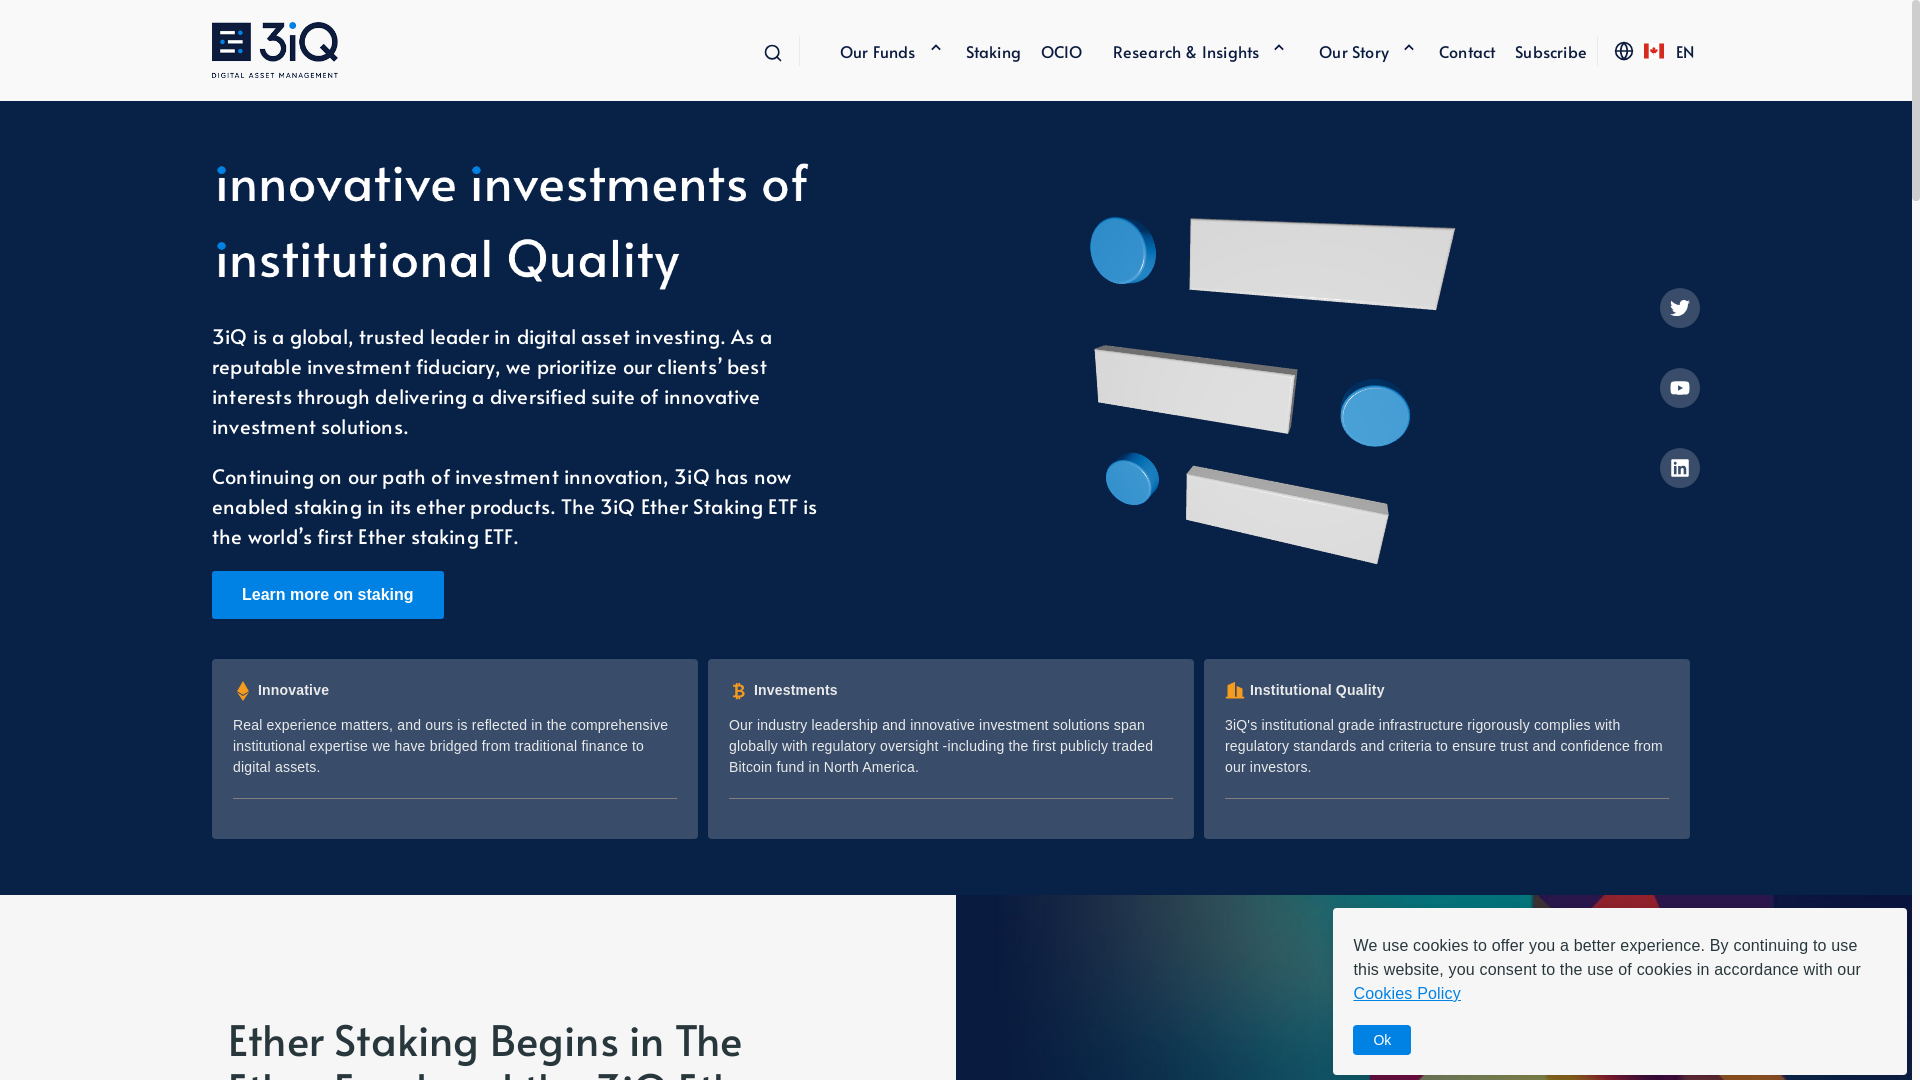  What do you see at coordinates (983, 49) in the screenshot?
I see `'Staking'` at bounding box center [983, 49].